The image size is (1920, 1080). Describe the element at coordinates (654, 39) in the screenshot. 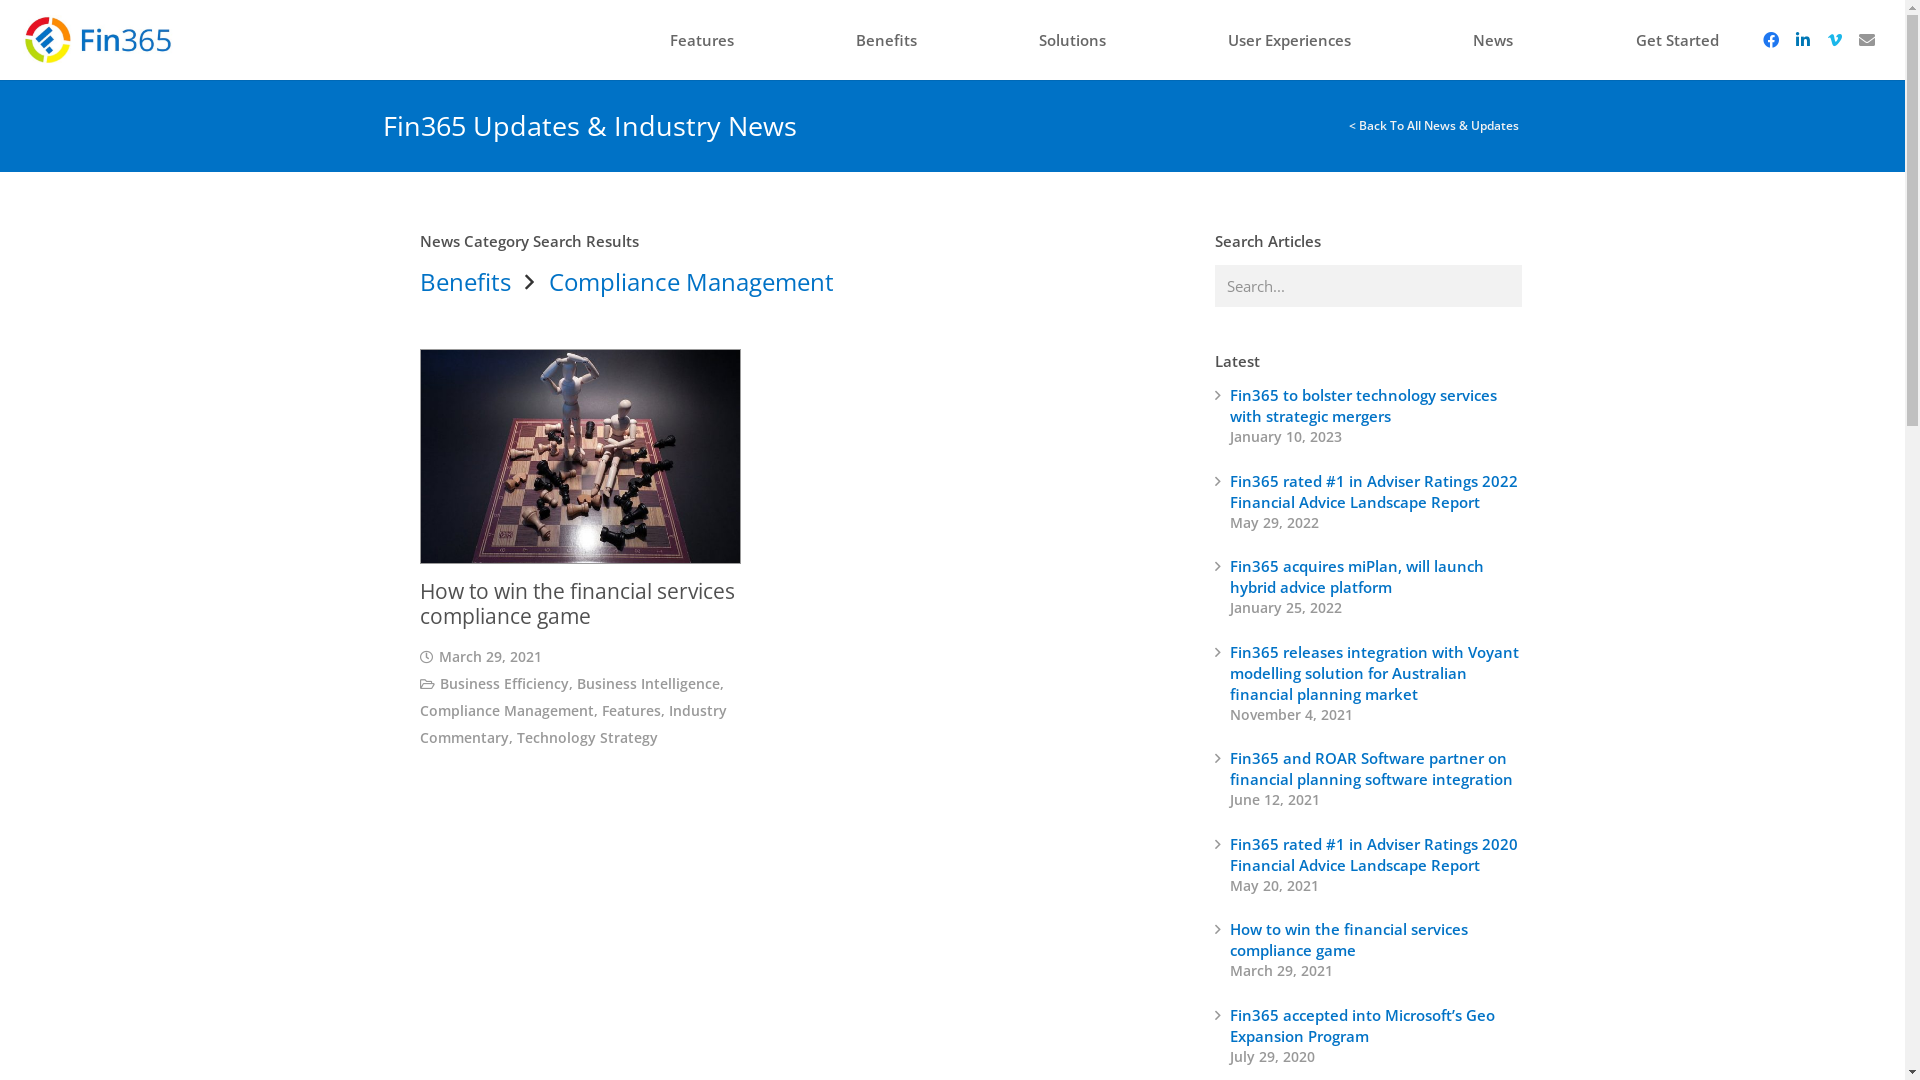

I see `'Features'` at that location.